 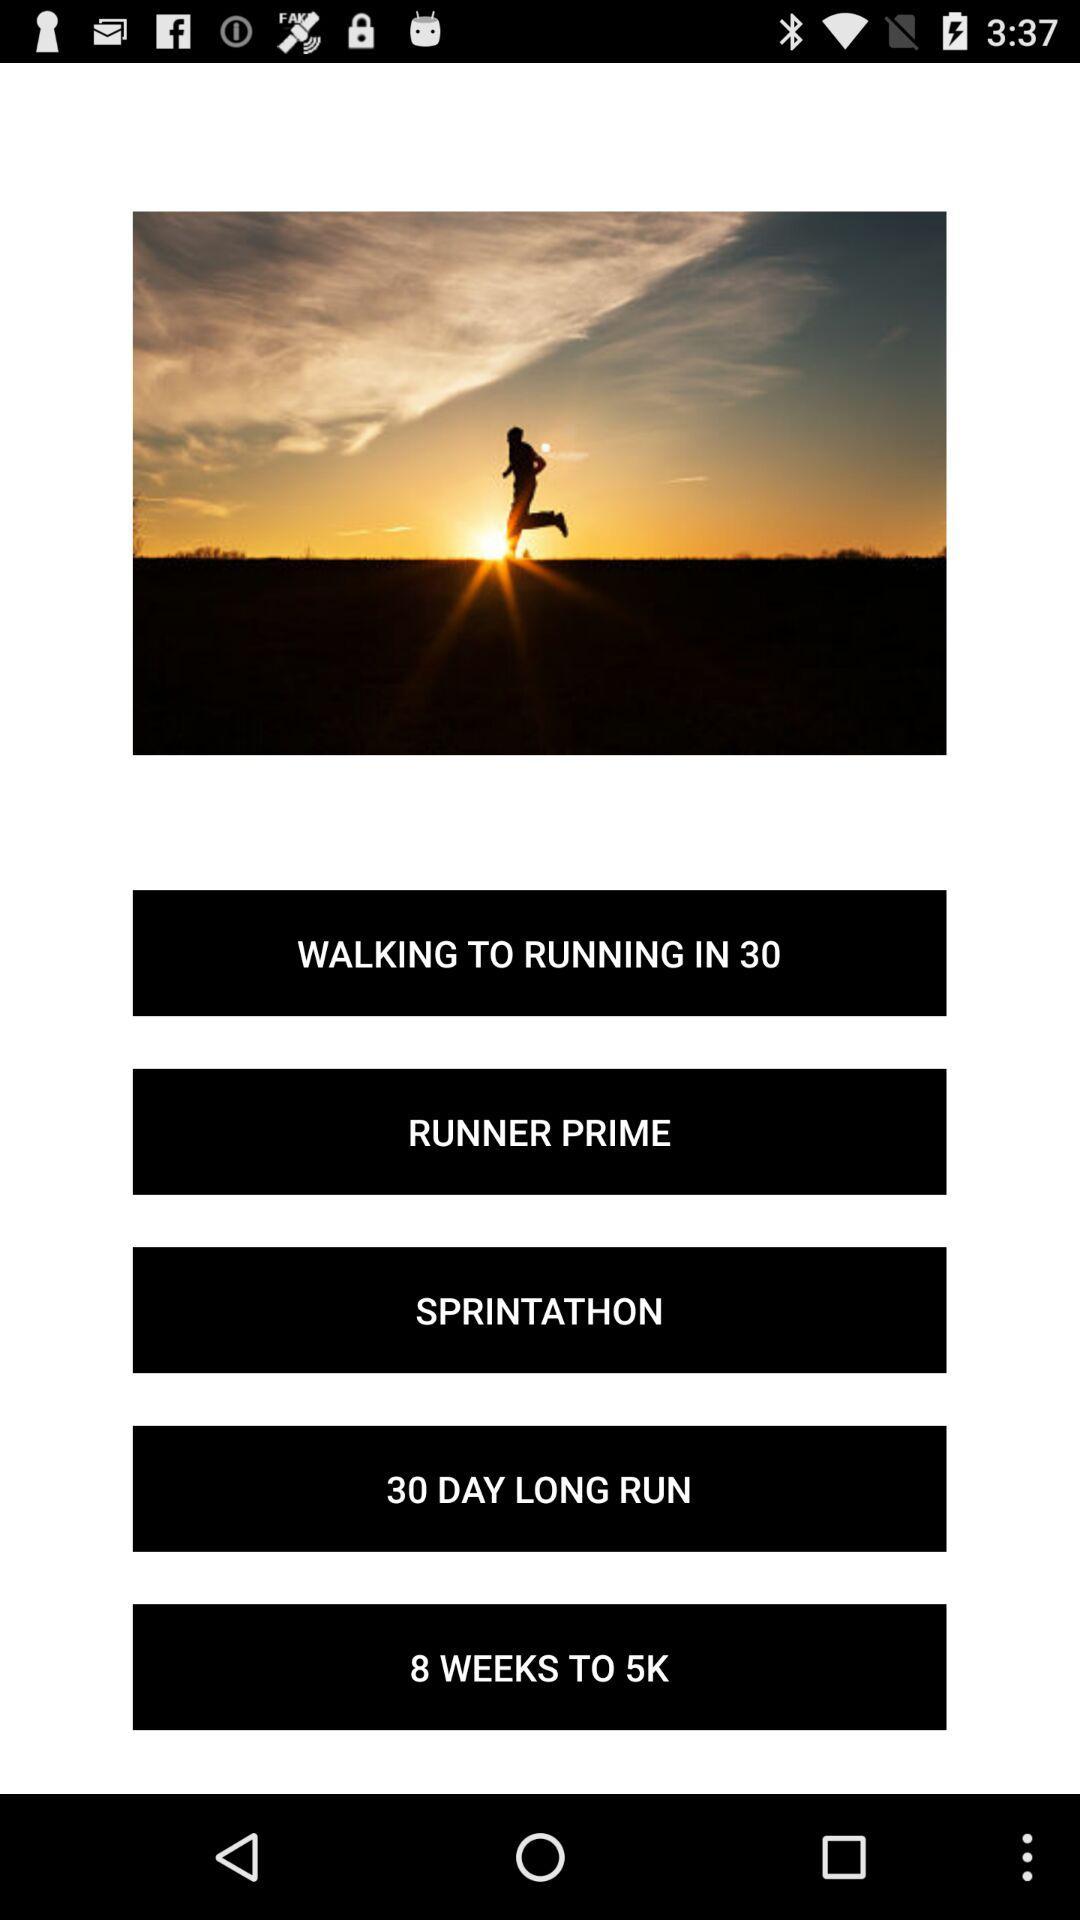 What do you see at coordinates (538, 1310) in the screenshot?
I see `the icon below the runner prime button` at bounding box center [538, 1310].